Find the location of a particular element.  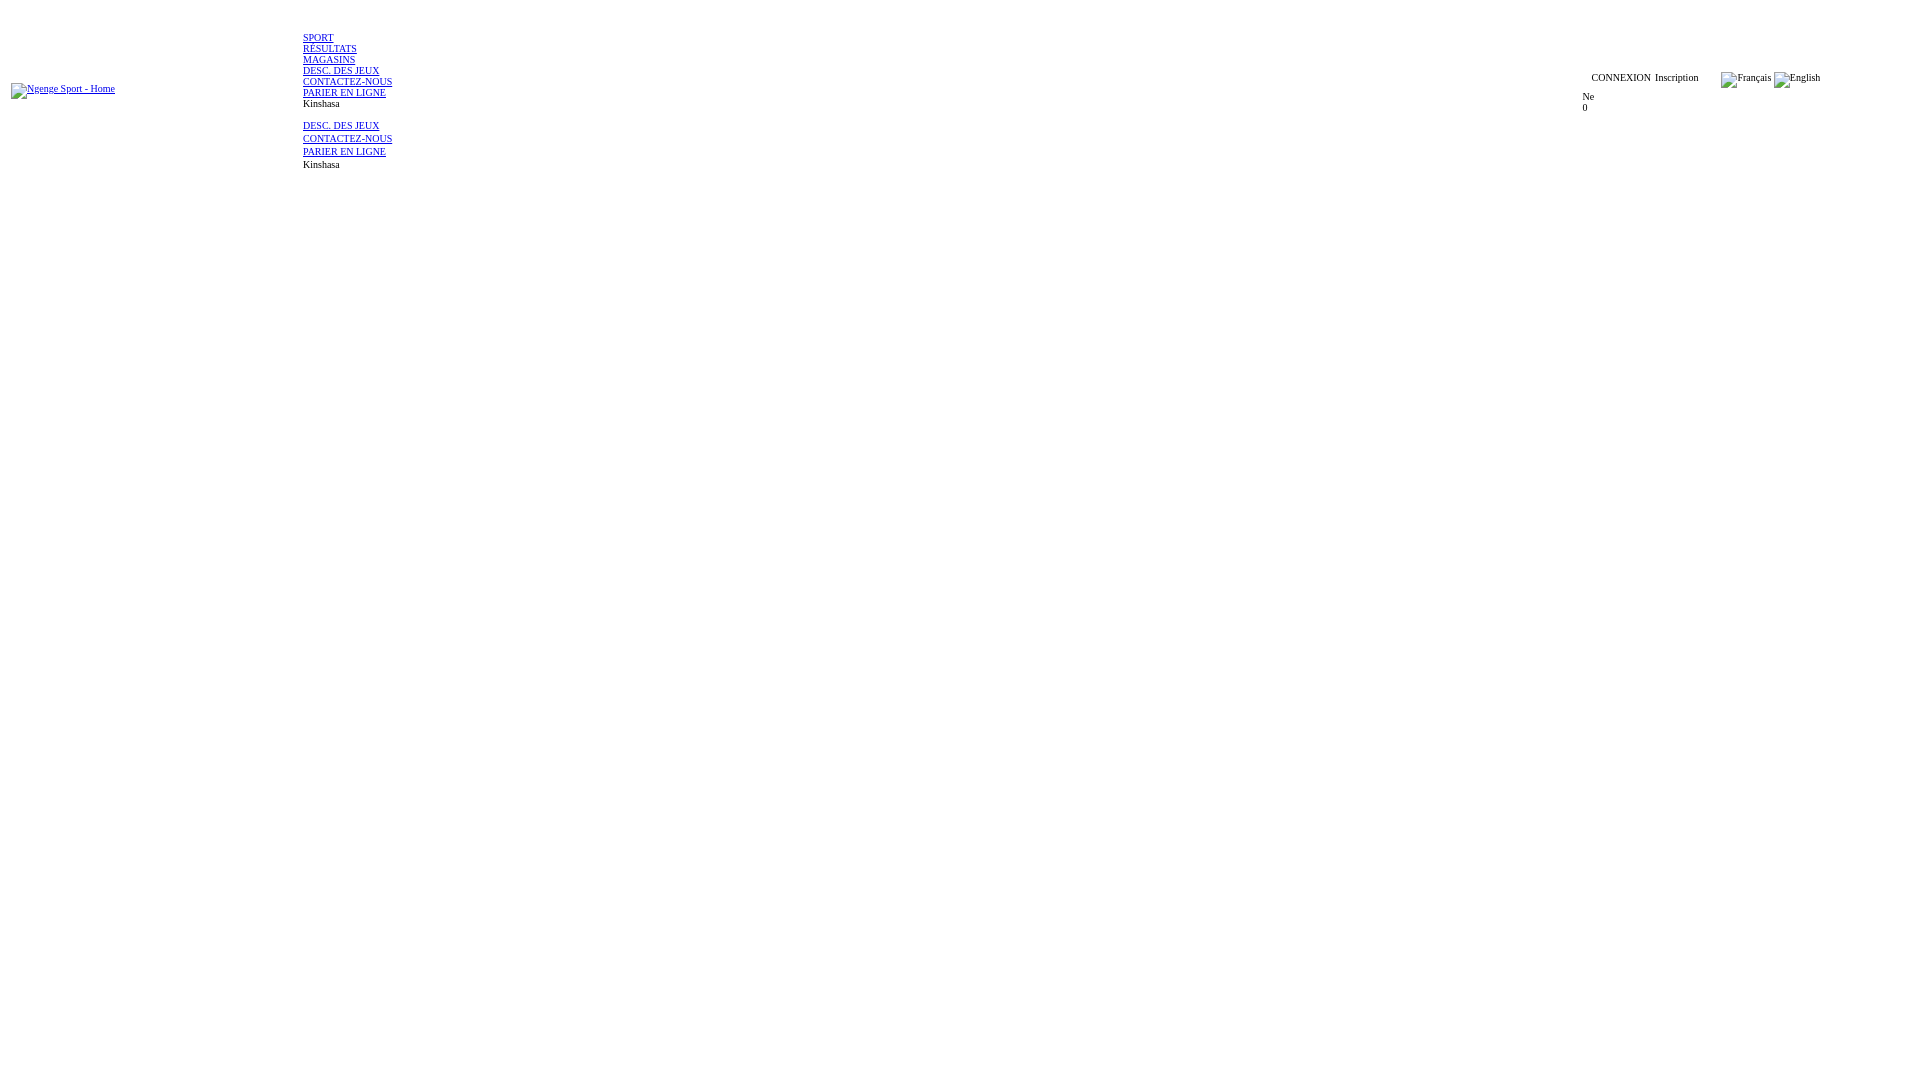

'CONNEXION' is located at coordinates (1591, 76).